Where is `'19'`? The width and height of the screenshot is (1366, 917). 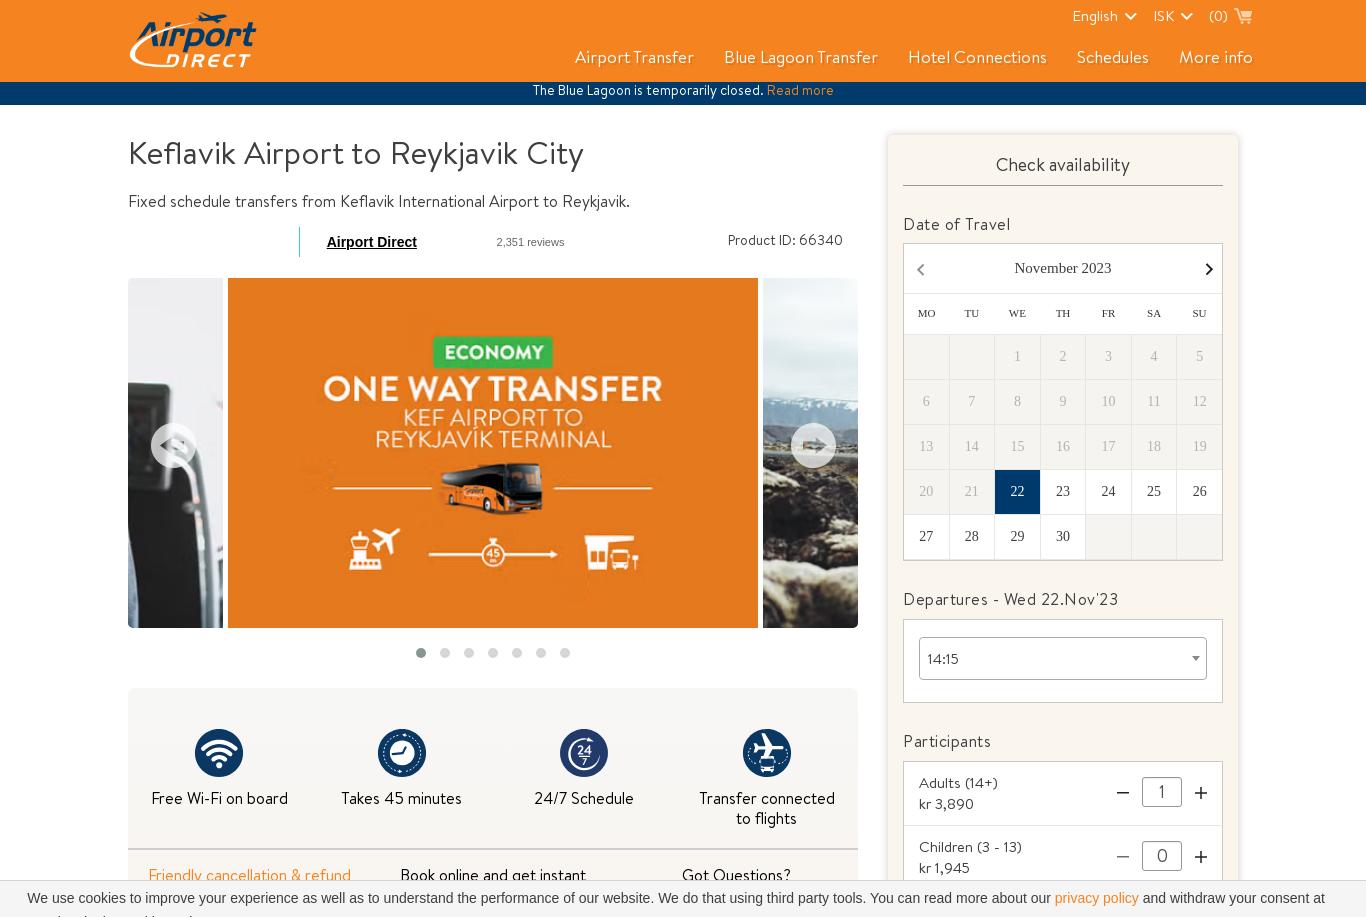
'19' is located at coordinates (1198, 446).